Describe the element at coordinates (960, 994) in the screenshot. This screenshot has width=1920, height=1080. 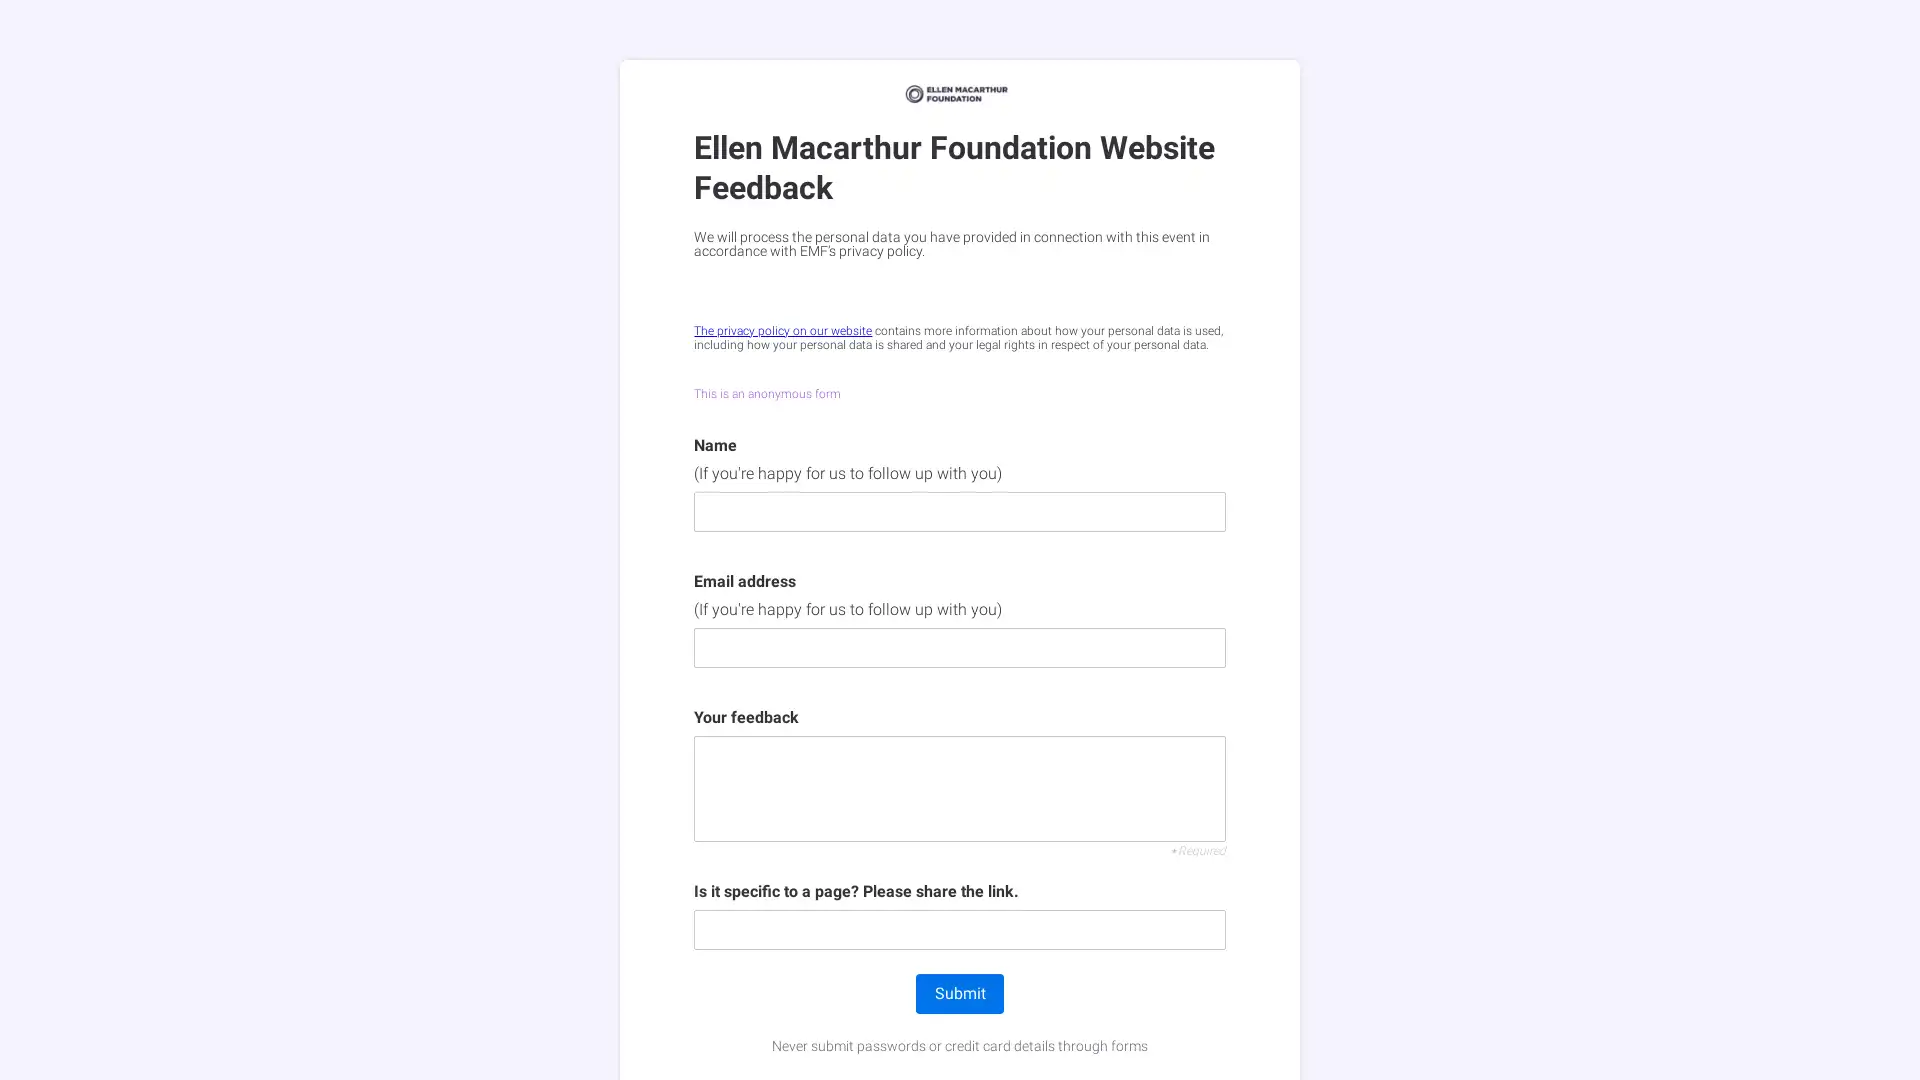
I see `Submit` at that location.